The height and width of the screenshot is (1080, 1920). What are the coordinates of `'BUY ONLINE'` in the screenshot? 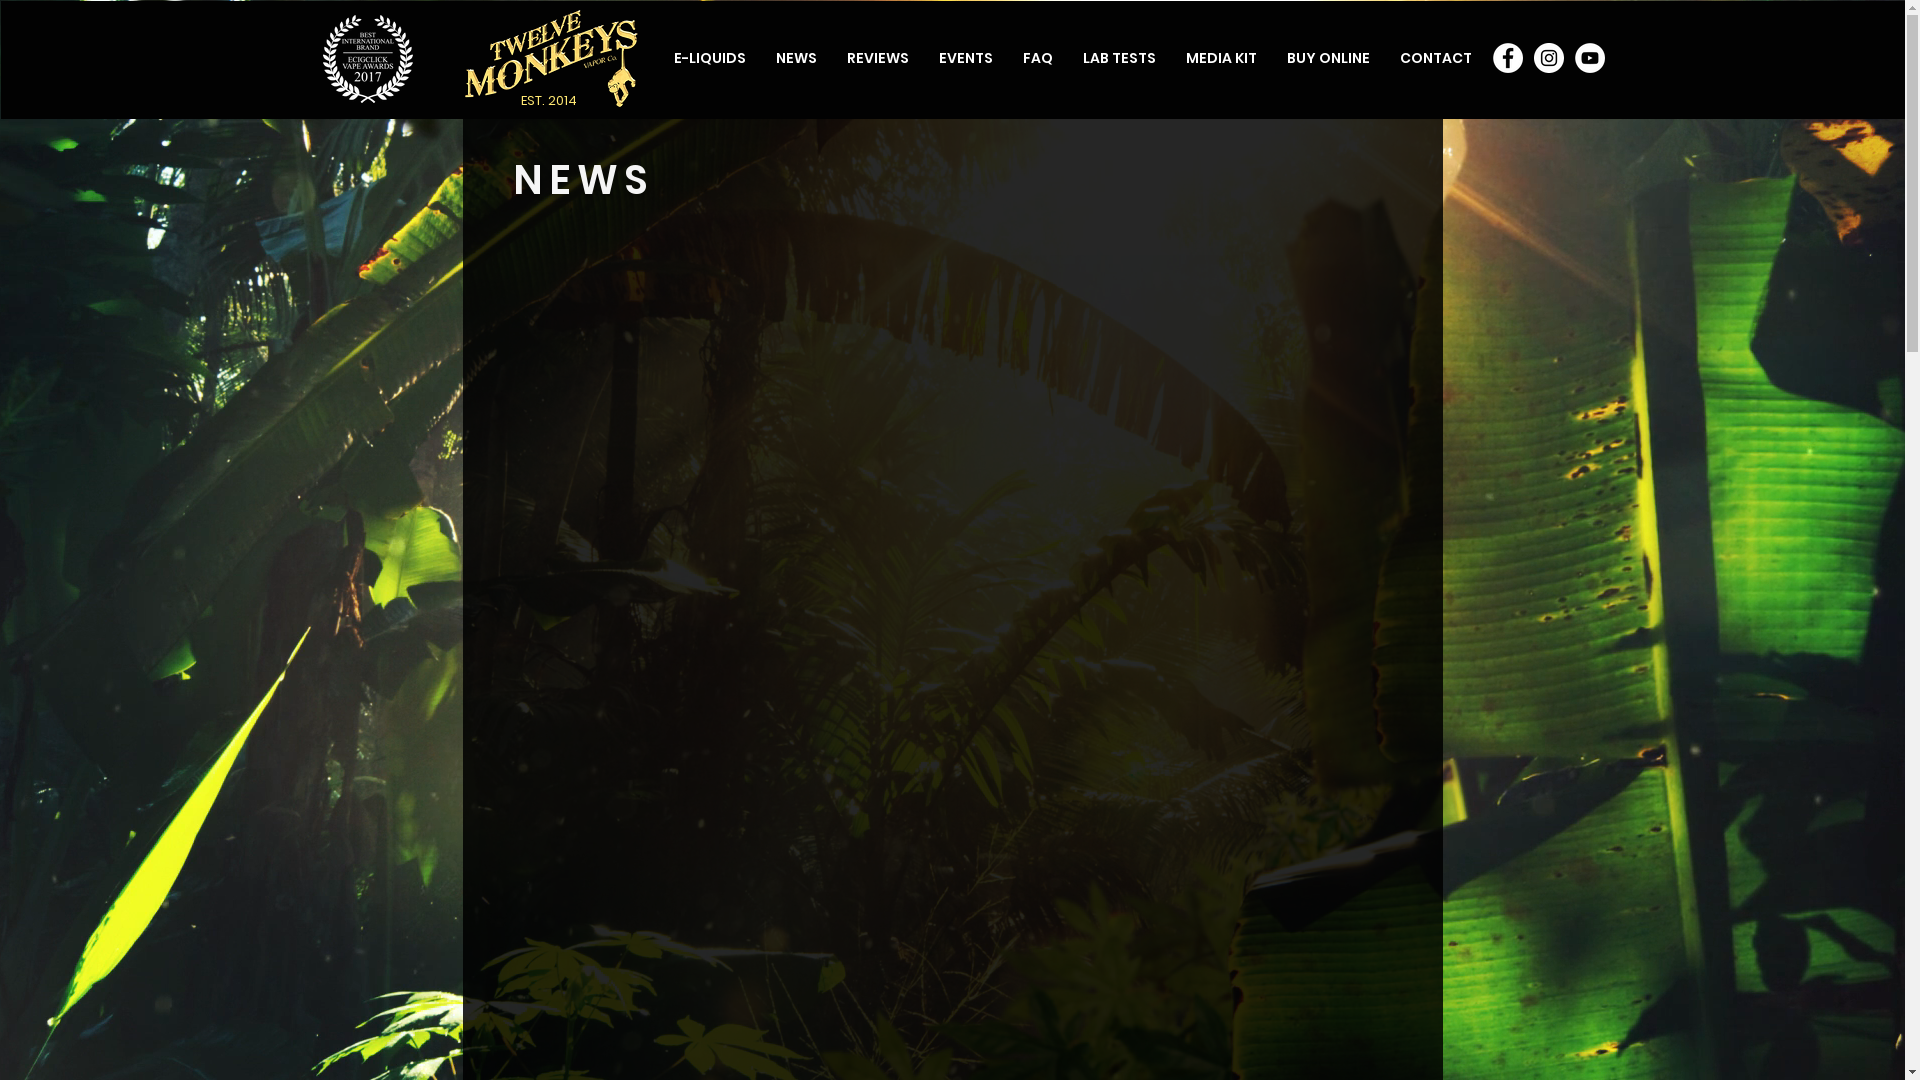 It's located at (1271, 56).